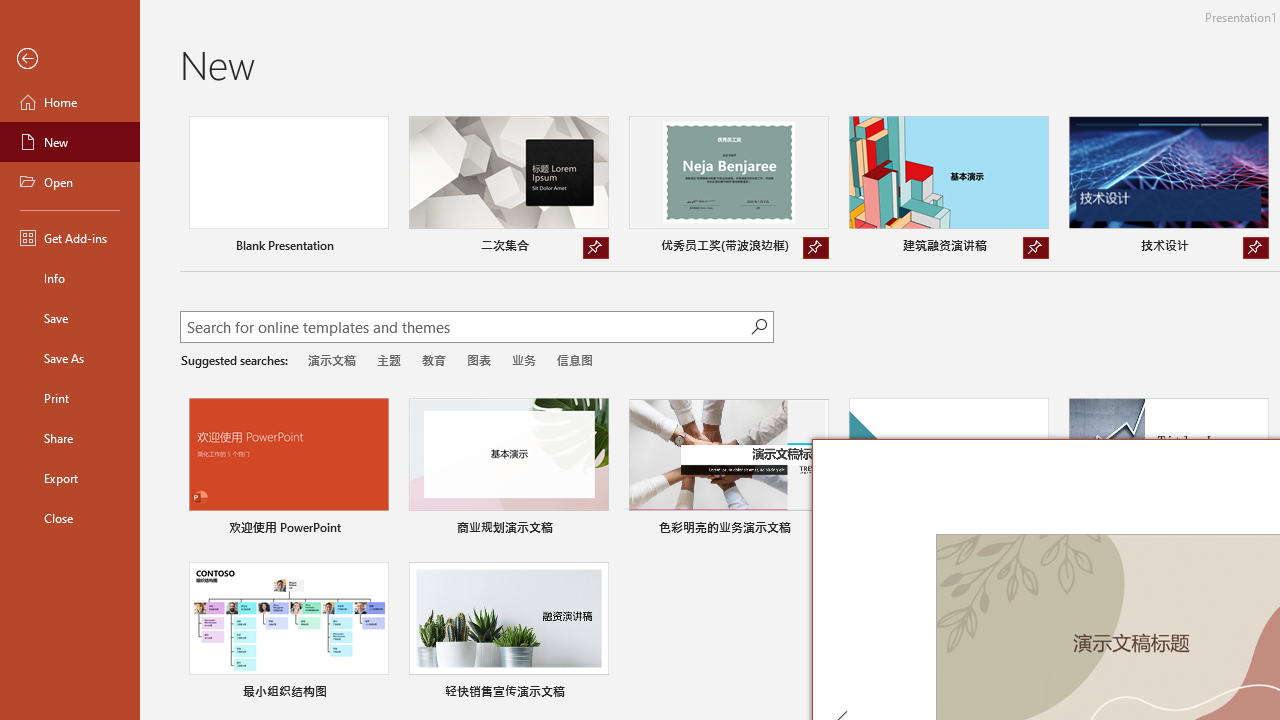 This screenshot has width=1280, height=720. I want to click on 'Search for online templates and themes', so click(464, 328).